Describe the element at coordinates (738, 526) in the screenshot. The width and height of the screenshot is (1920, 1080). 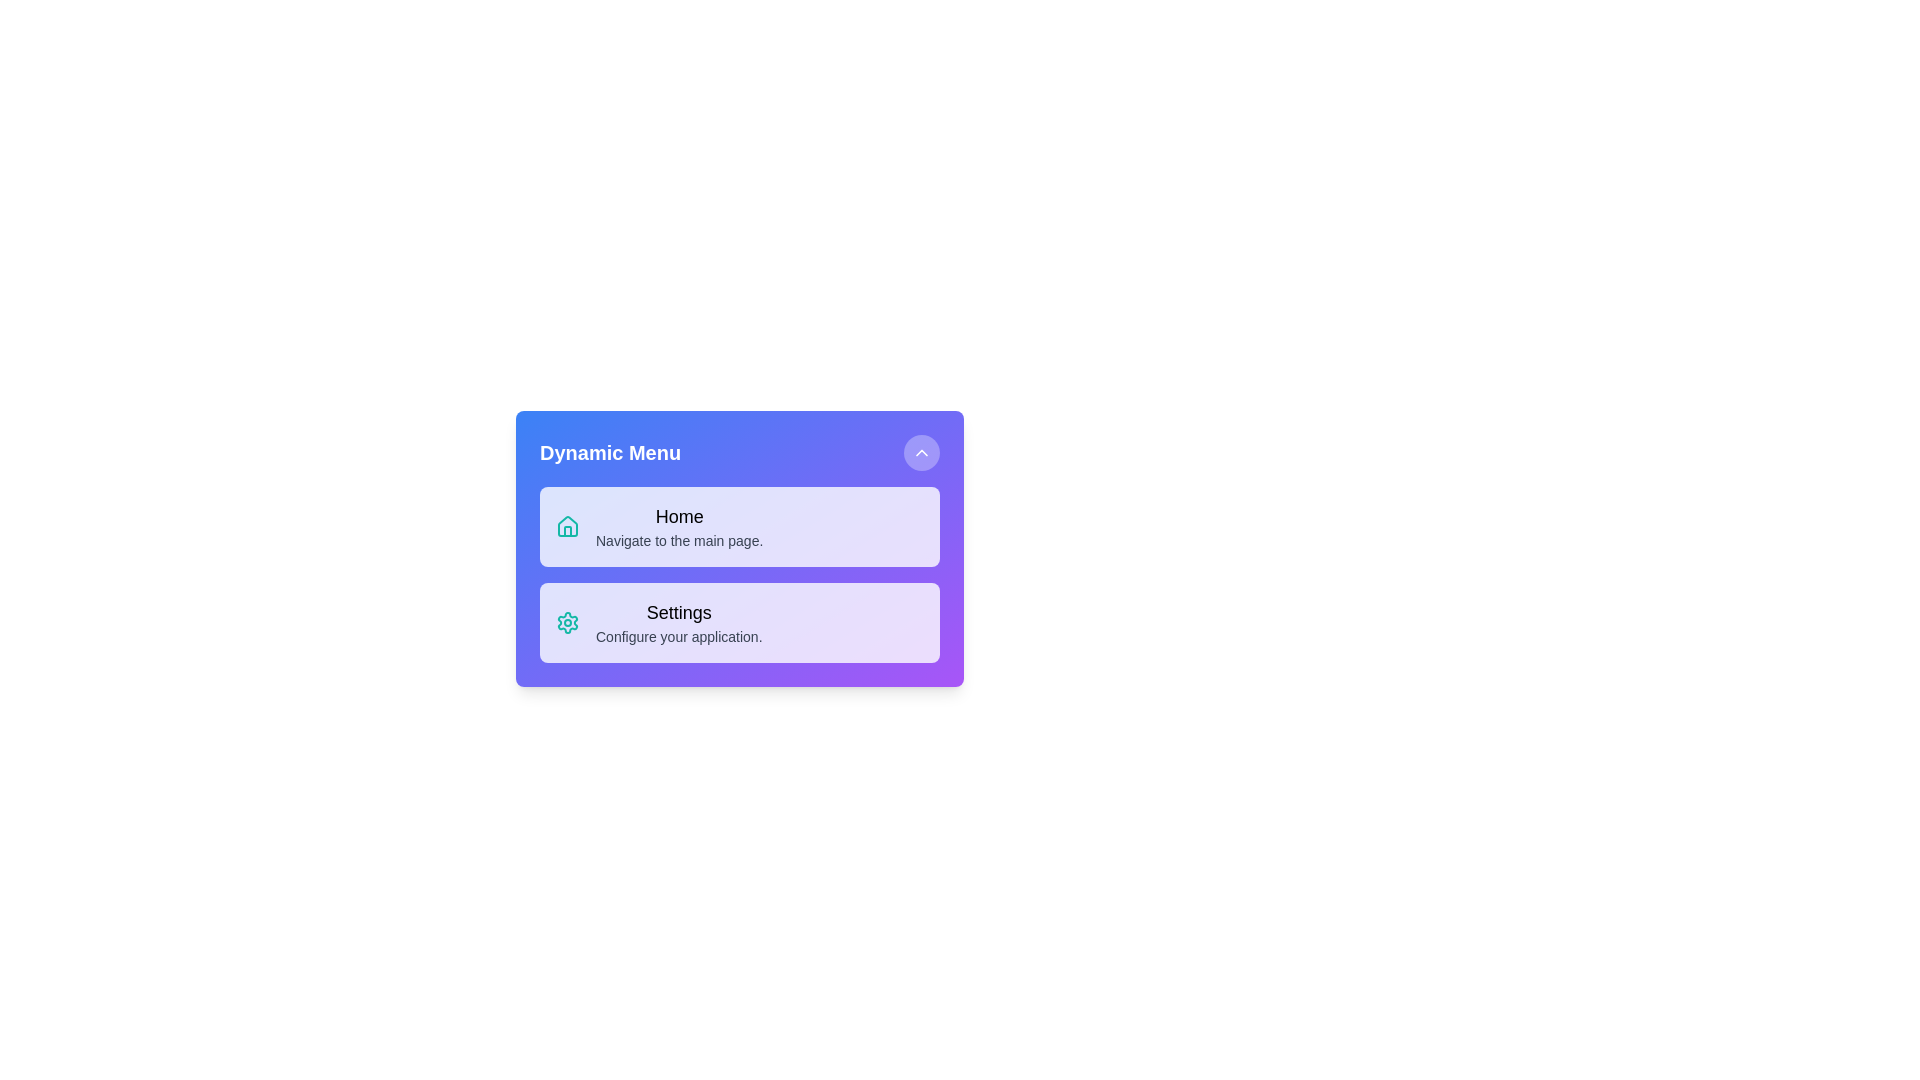
I see `the menu item Home` at that location.